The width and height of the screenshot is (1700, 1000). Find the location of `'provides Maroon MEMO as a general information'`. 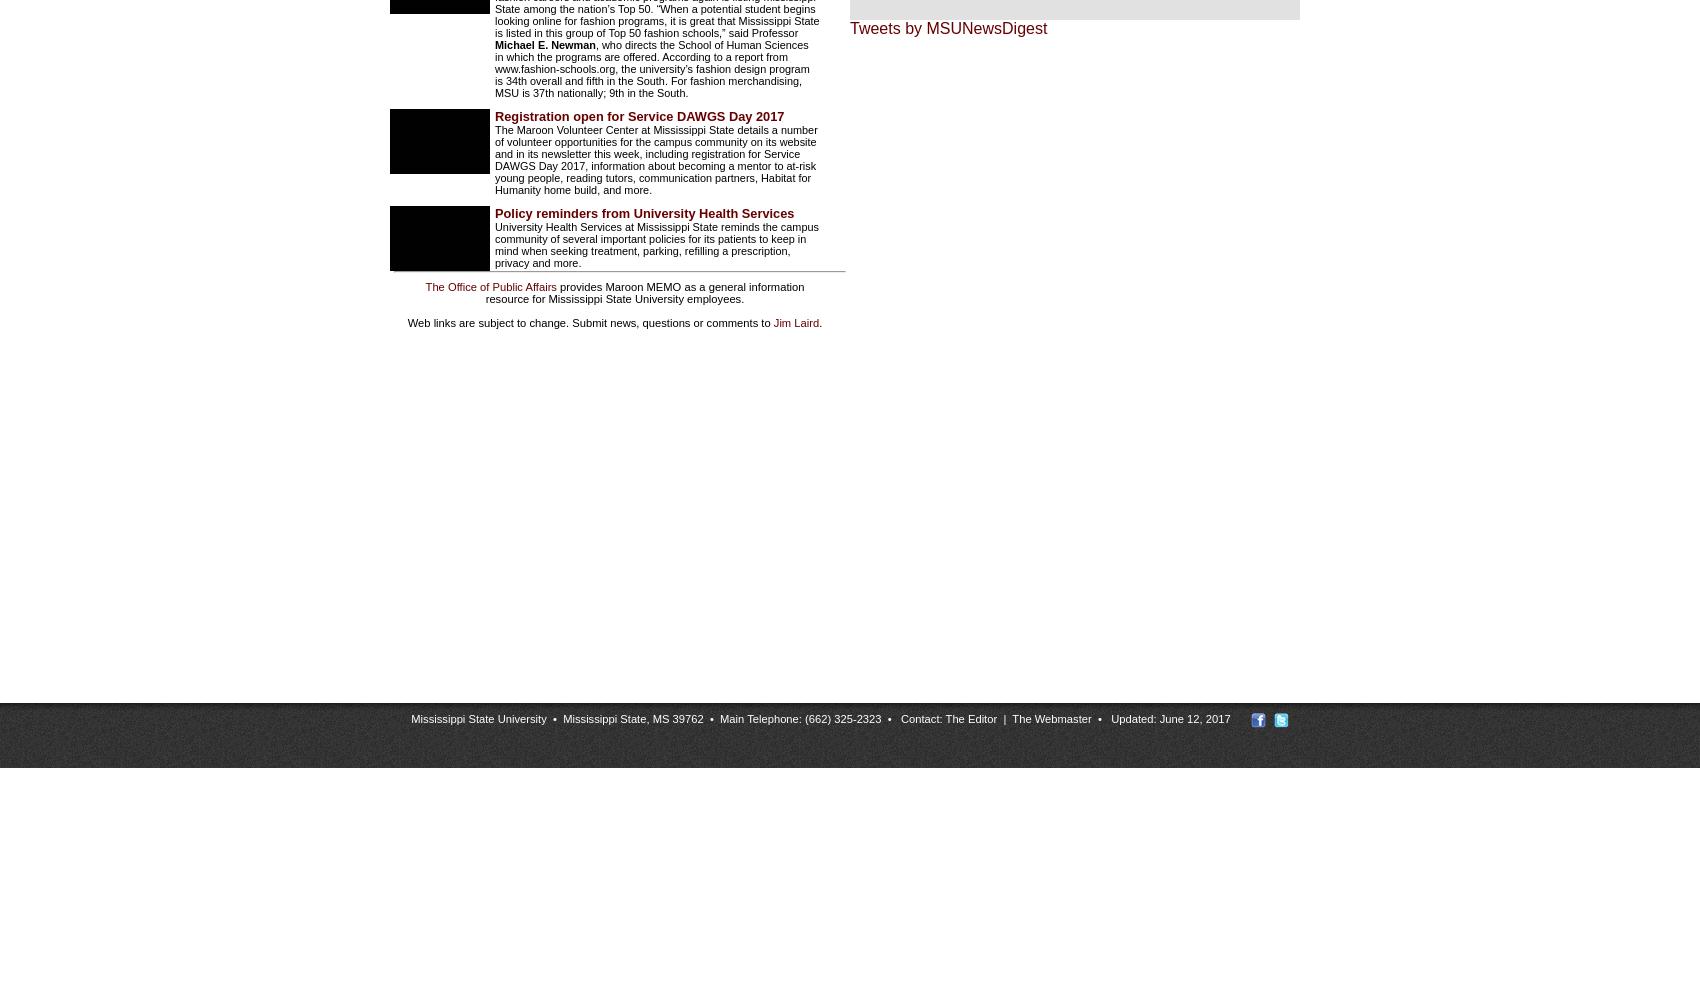

'provides Maroon MEMO as a general information' is located at coordinates (680, 287).